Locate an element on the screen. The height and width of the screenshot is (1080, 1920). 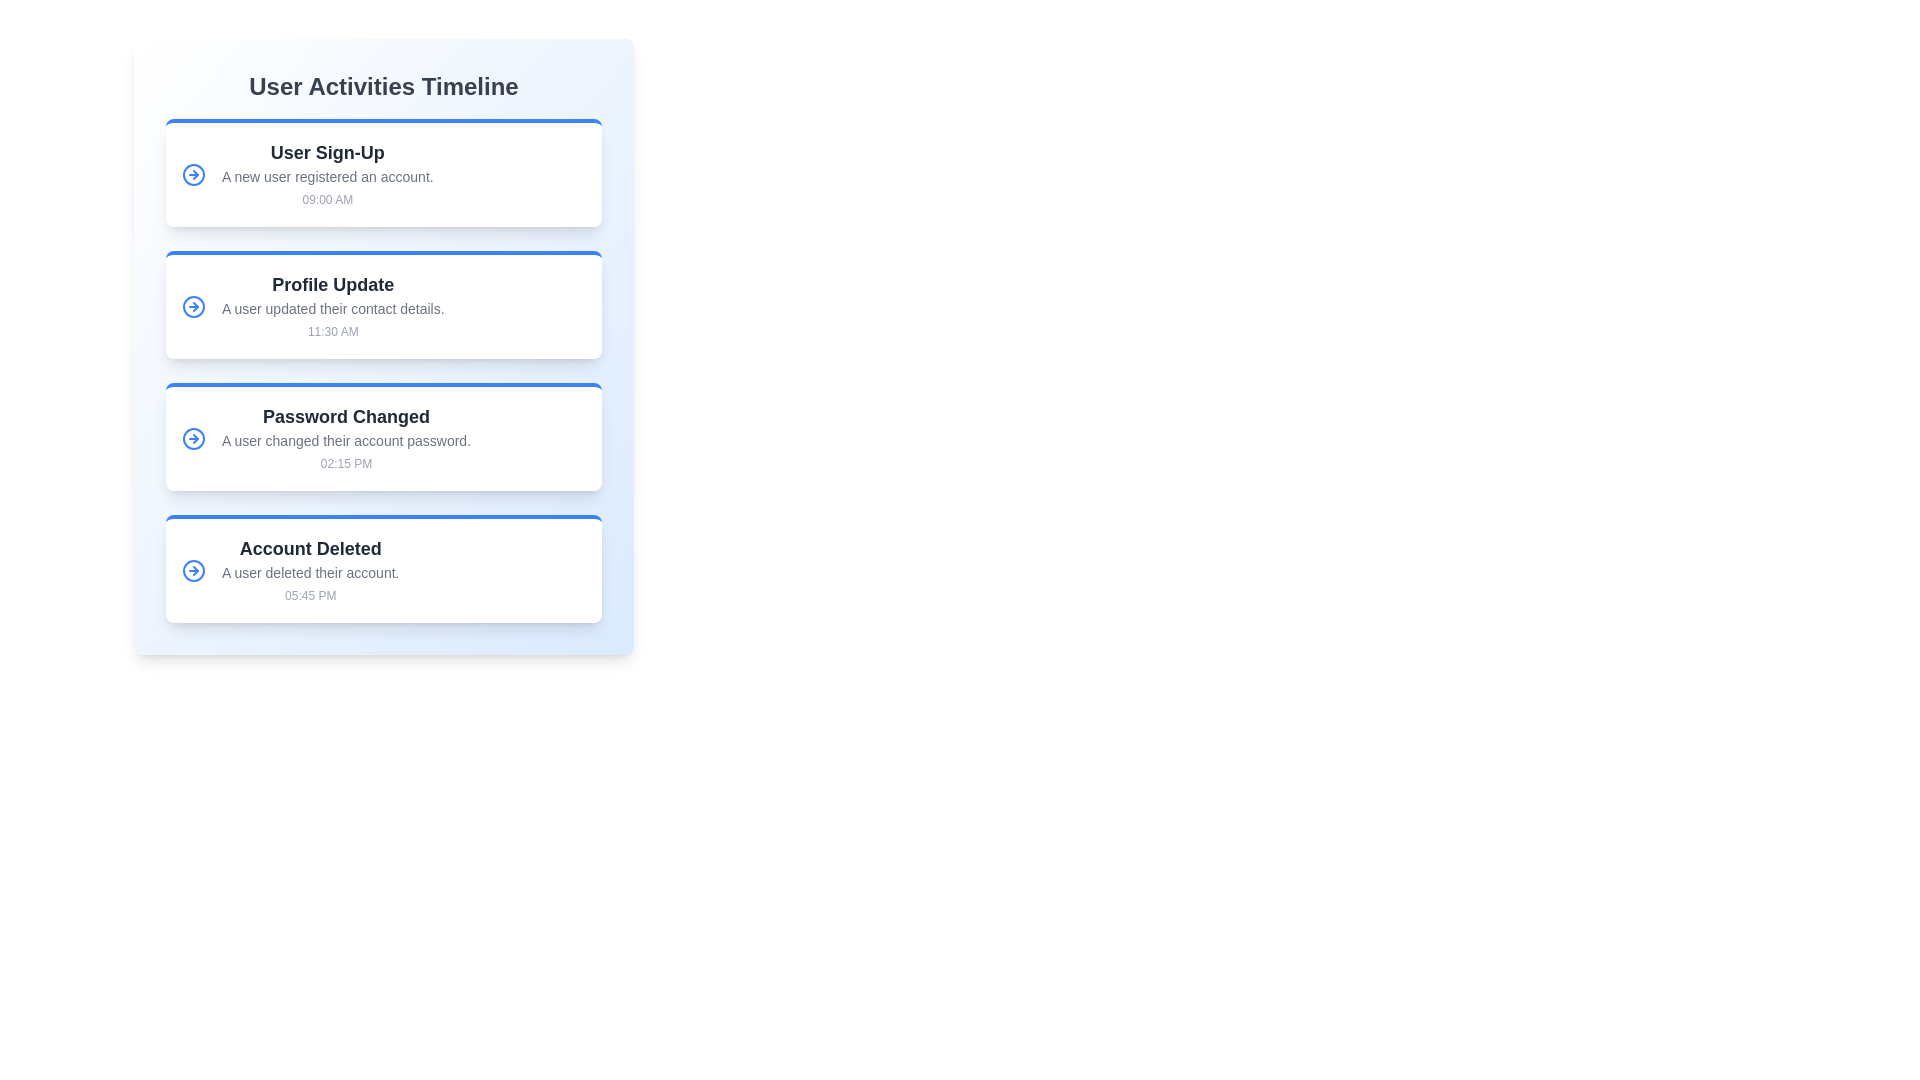
the Text Label that serves as the title for the second timeline entry, summarizing the event details, located in the second card labeled 'Profile Update.' is located at coordinates (333, 285).